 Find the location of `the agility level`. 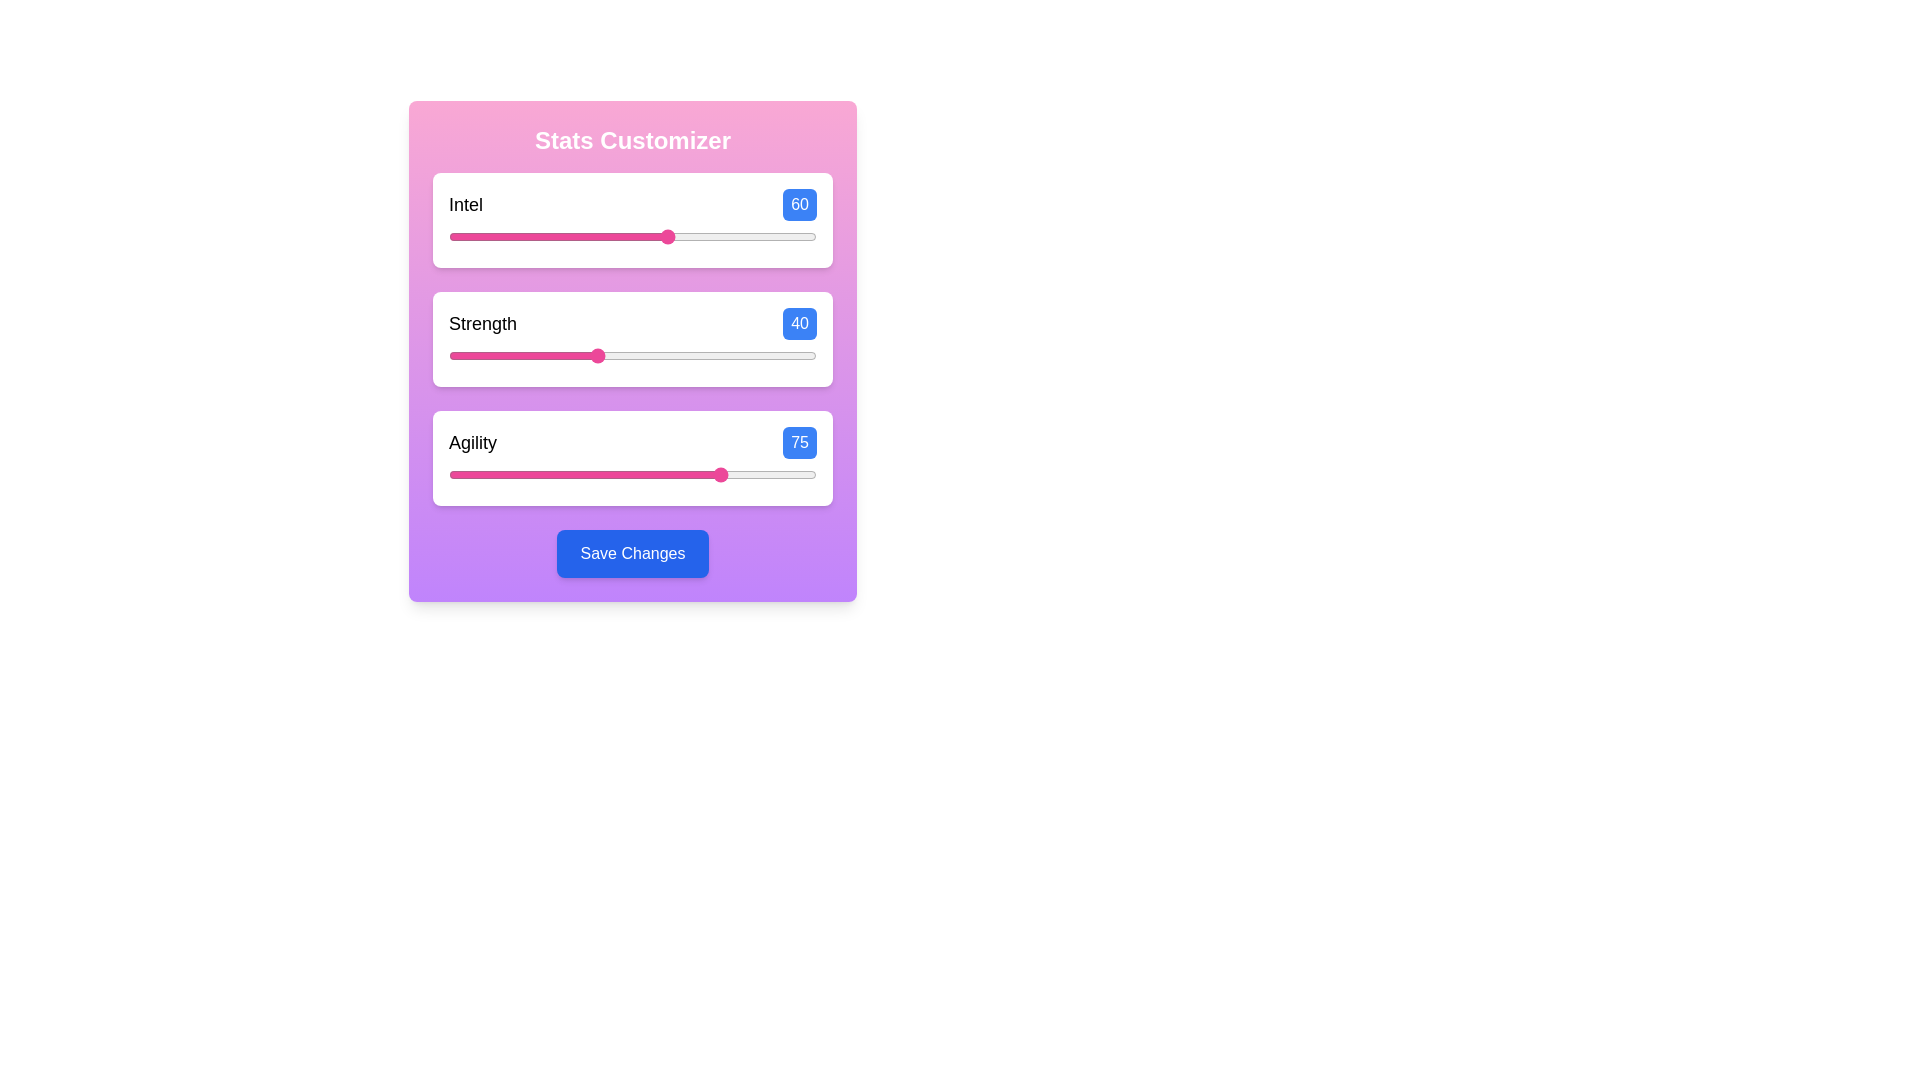

the agility level is located at coordinates (576, 474).